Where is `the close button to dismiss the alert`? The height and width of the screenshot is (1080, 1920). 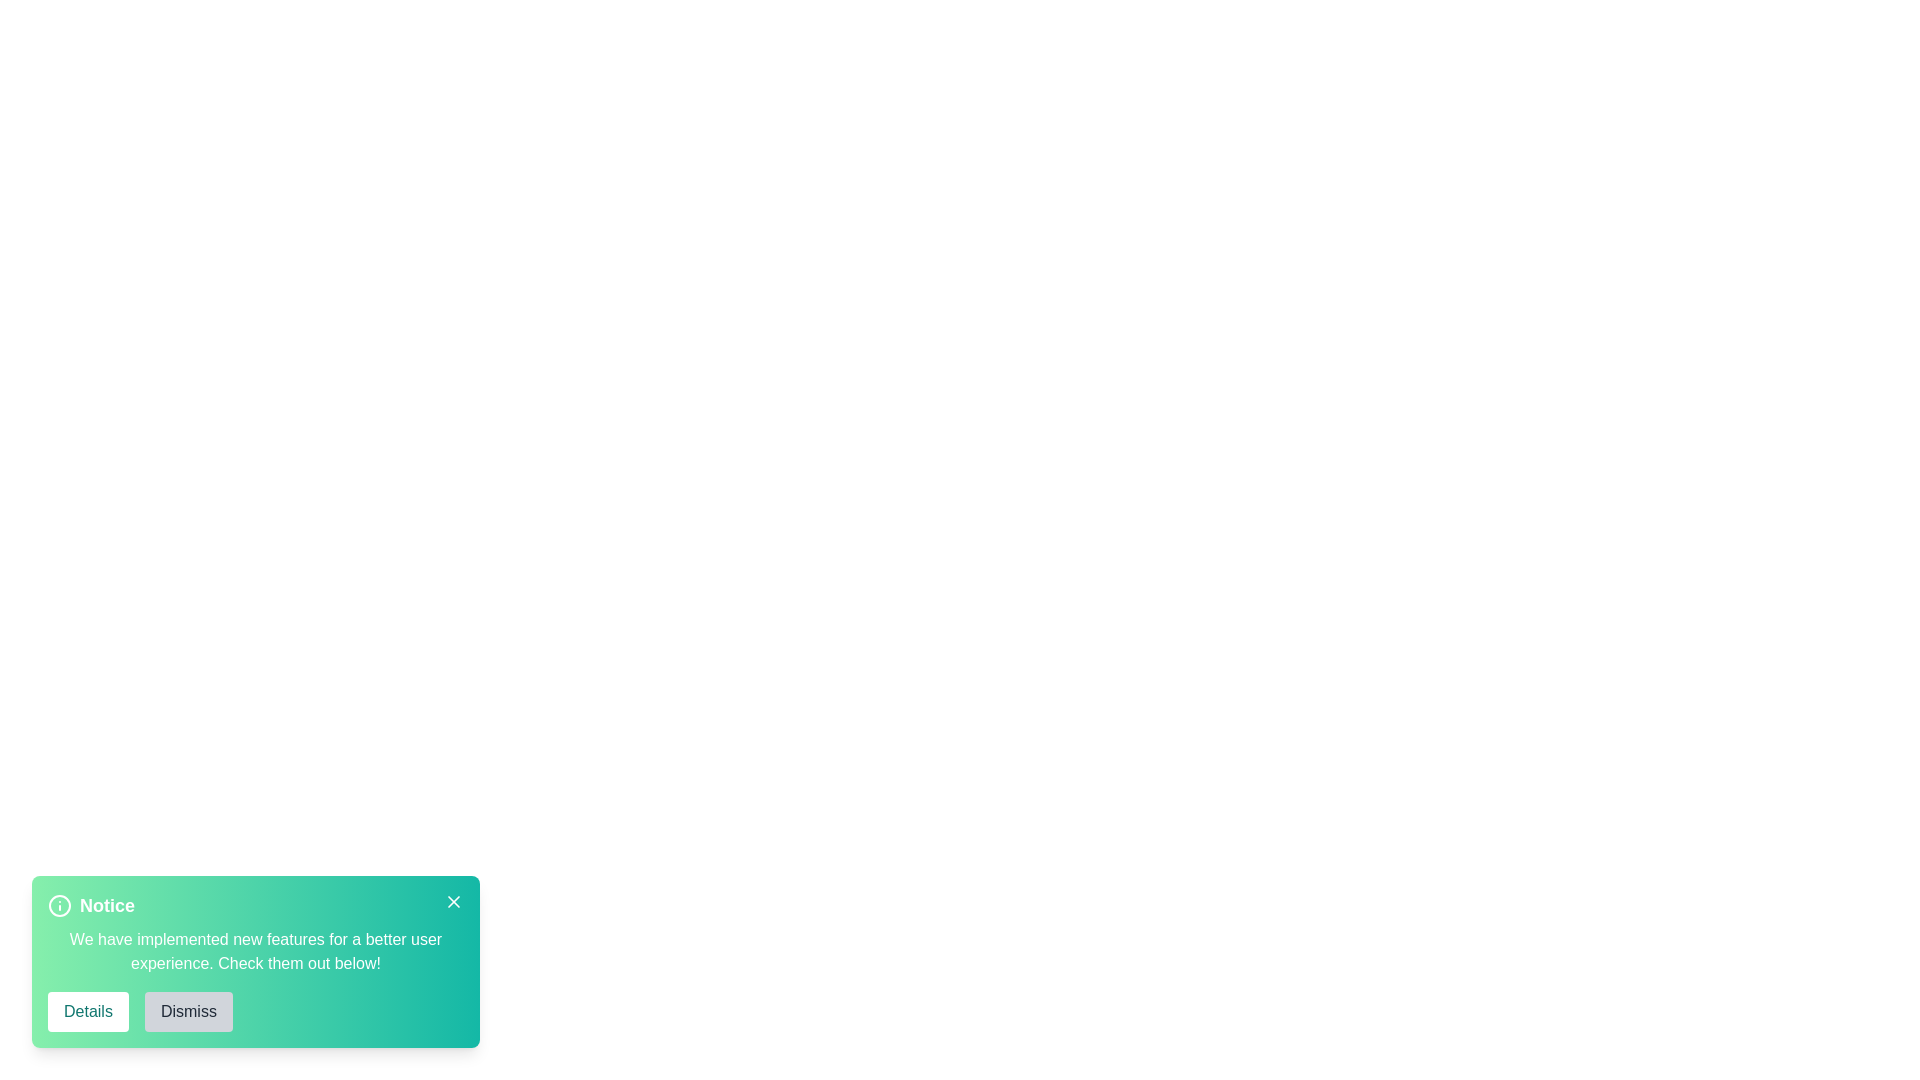
the close button to dismiss the alert is located at coordinates (453, 902).